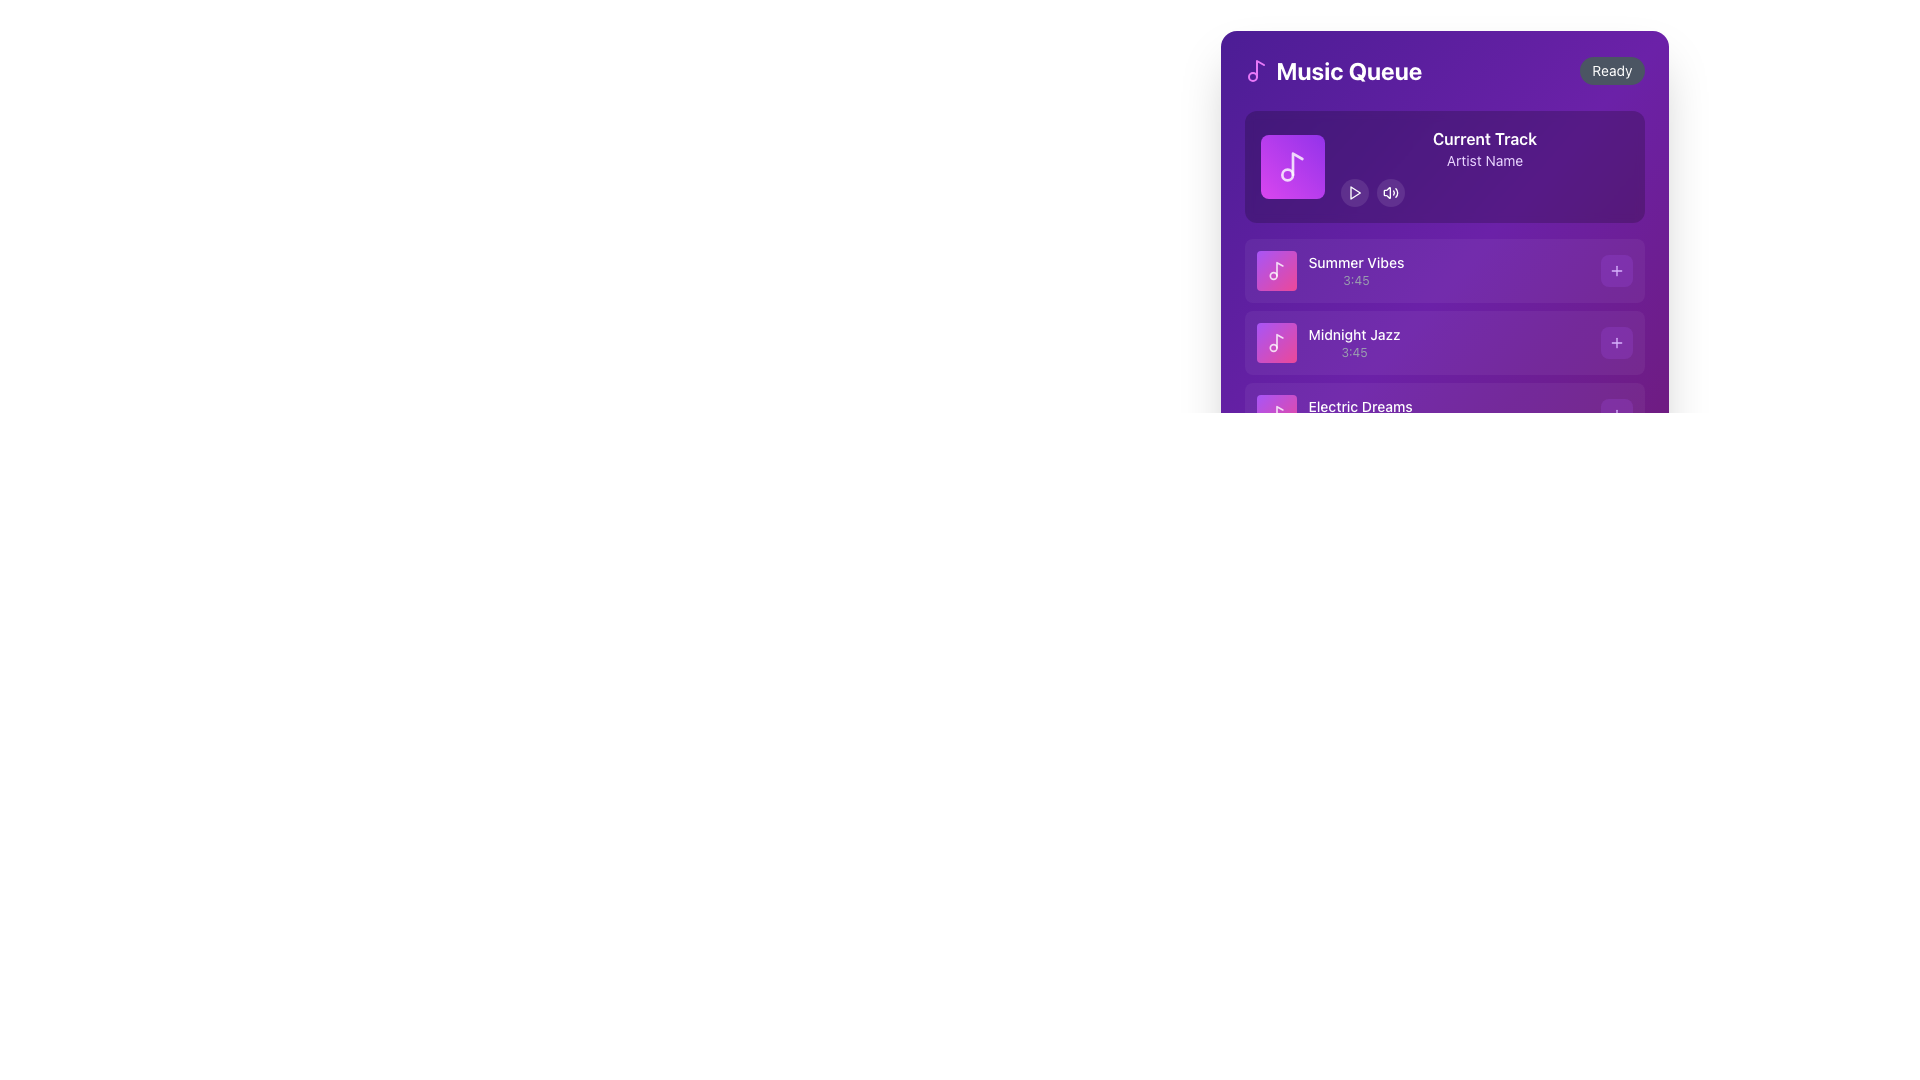 This screenshot has height=1080, width=1920. I want to click on the second list item in the Music Queue section, which represents the audio track 'Midnight Jazz', so click(1444, 342).